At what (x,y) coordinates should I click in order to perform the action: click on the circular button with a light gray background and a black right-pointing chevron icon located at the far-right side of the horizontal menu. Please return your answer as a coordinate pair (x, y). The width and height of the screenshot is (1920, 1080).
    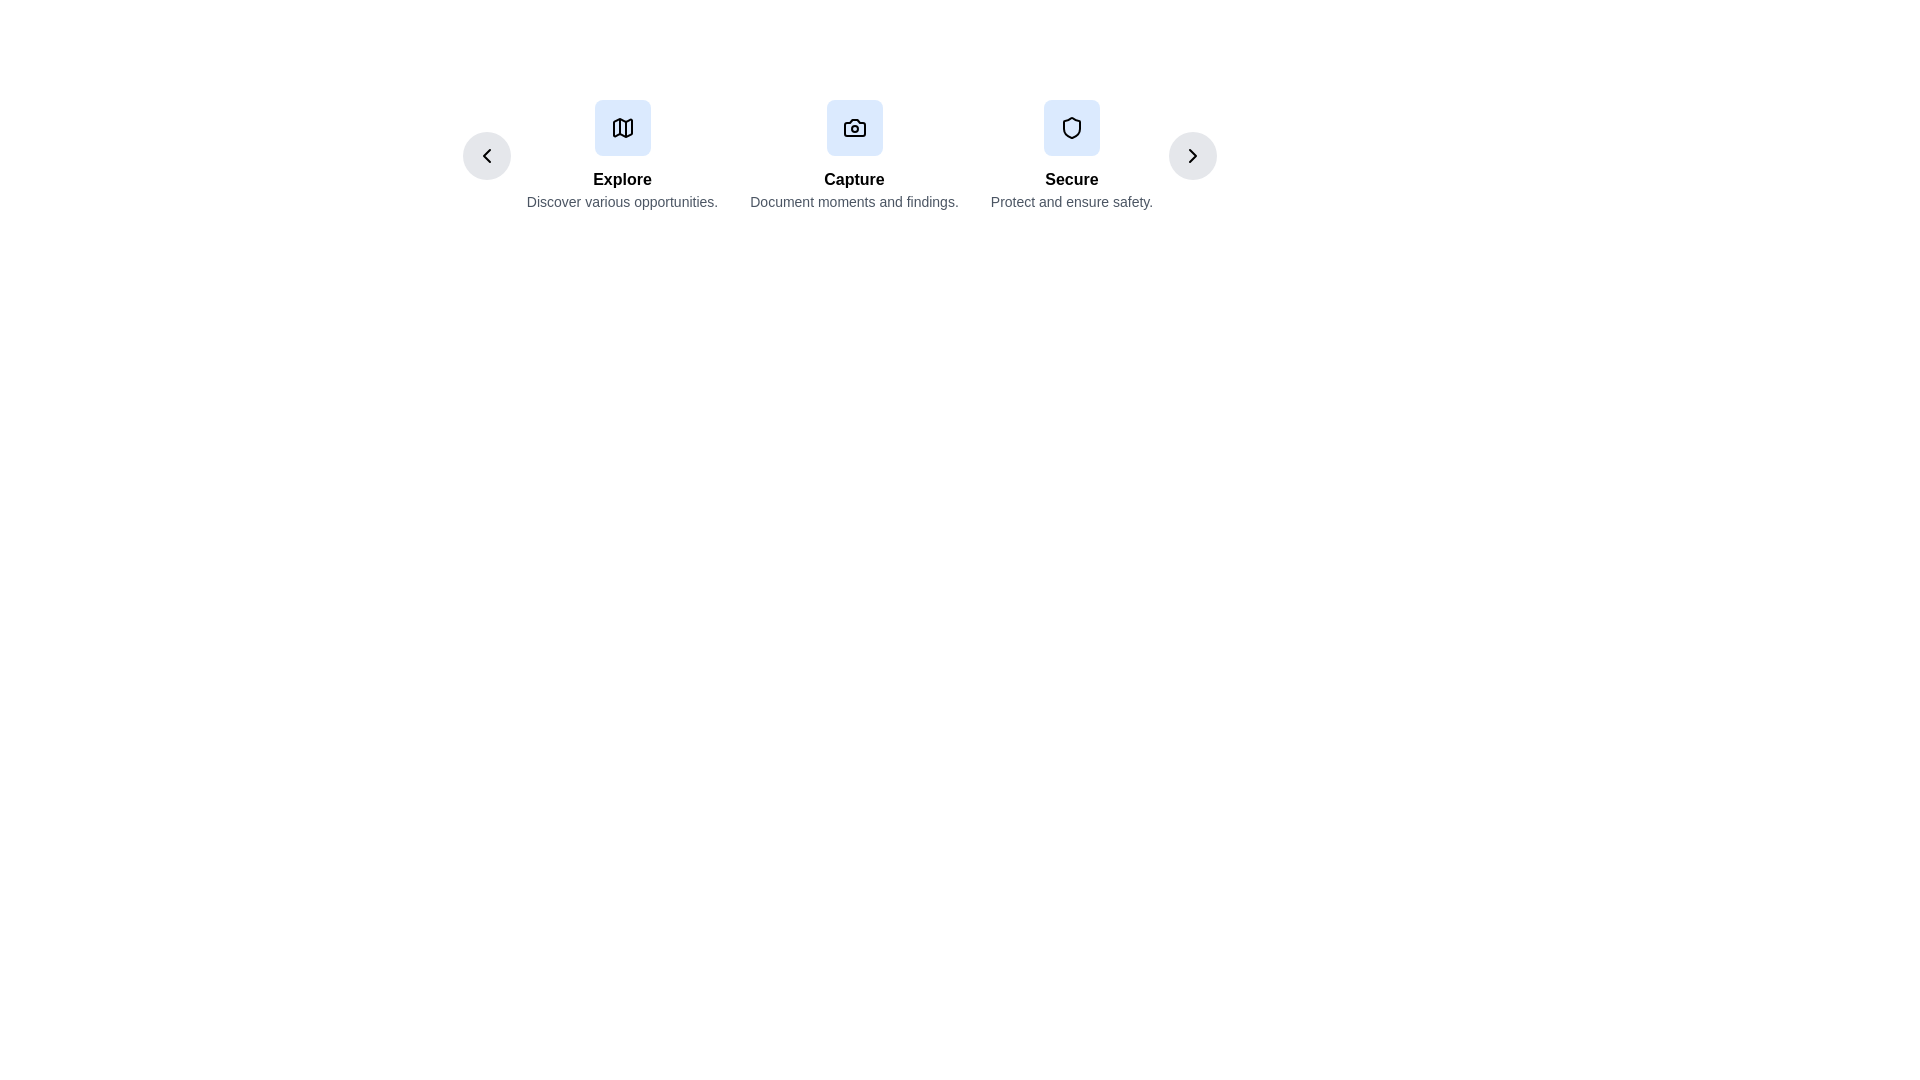
    Looking at the image, I should click on (1193, 154).